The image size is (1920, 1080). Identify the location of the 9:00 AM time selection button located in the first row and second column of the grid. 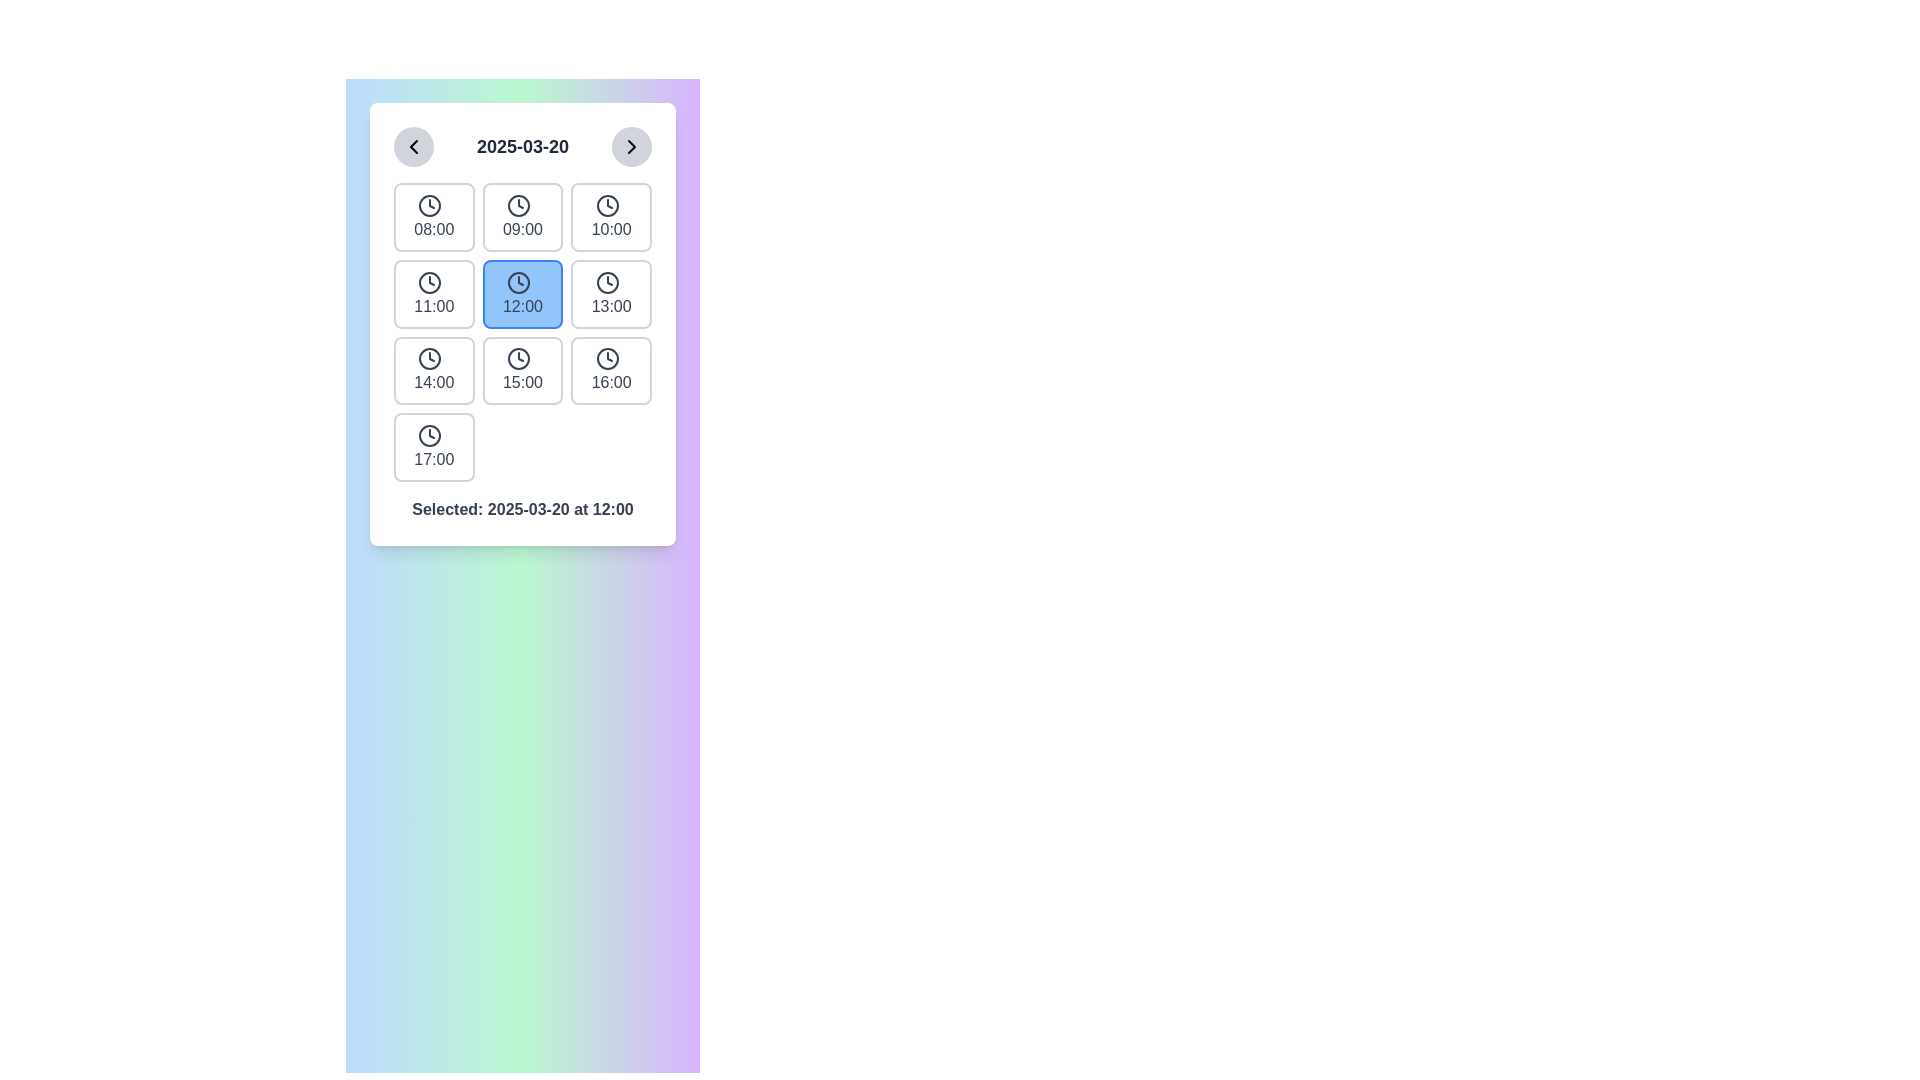
(523, 217).